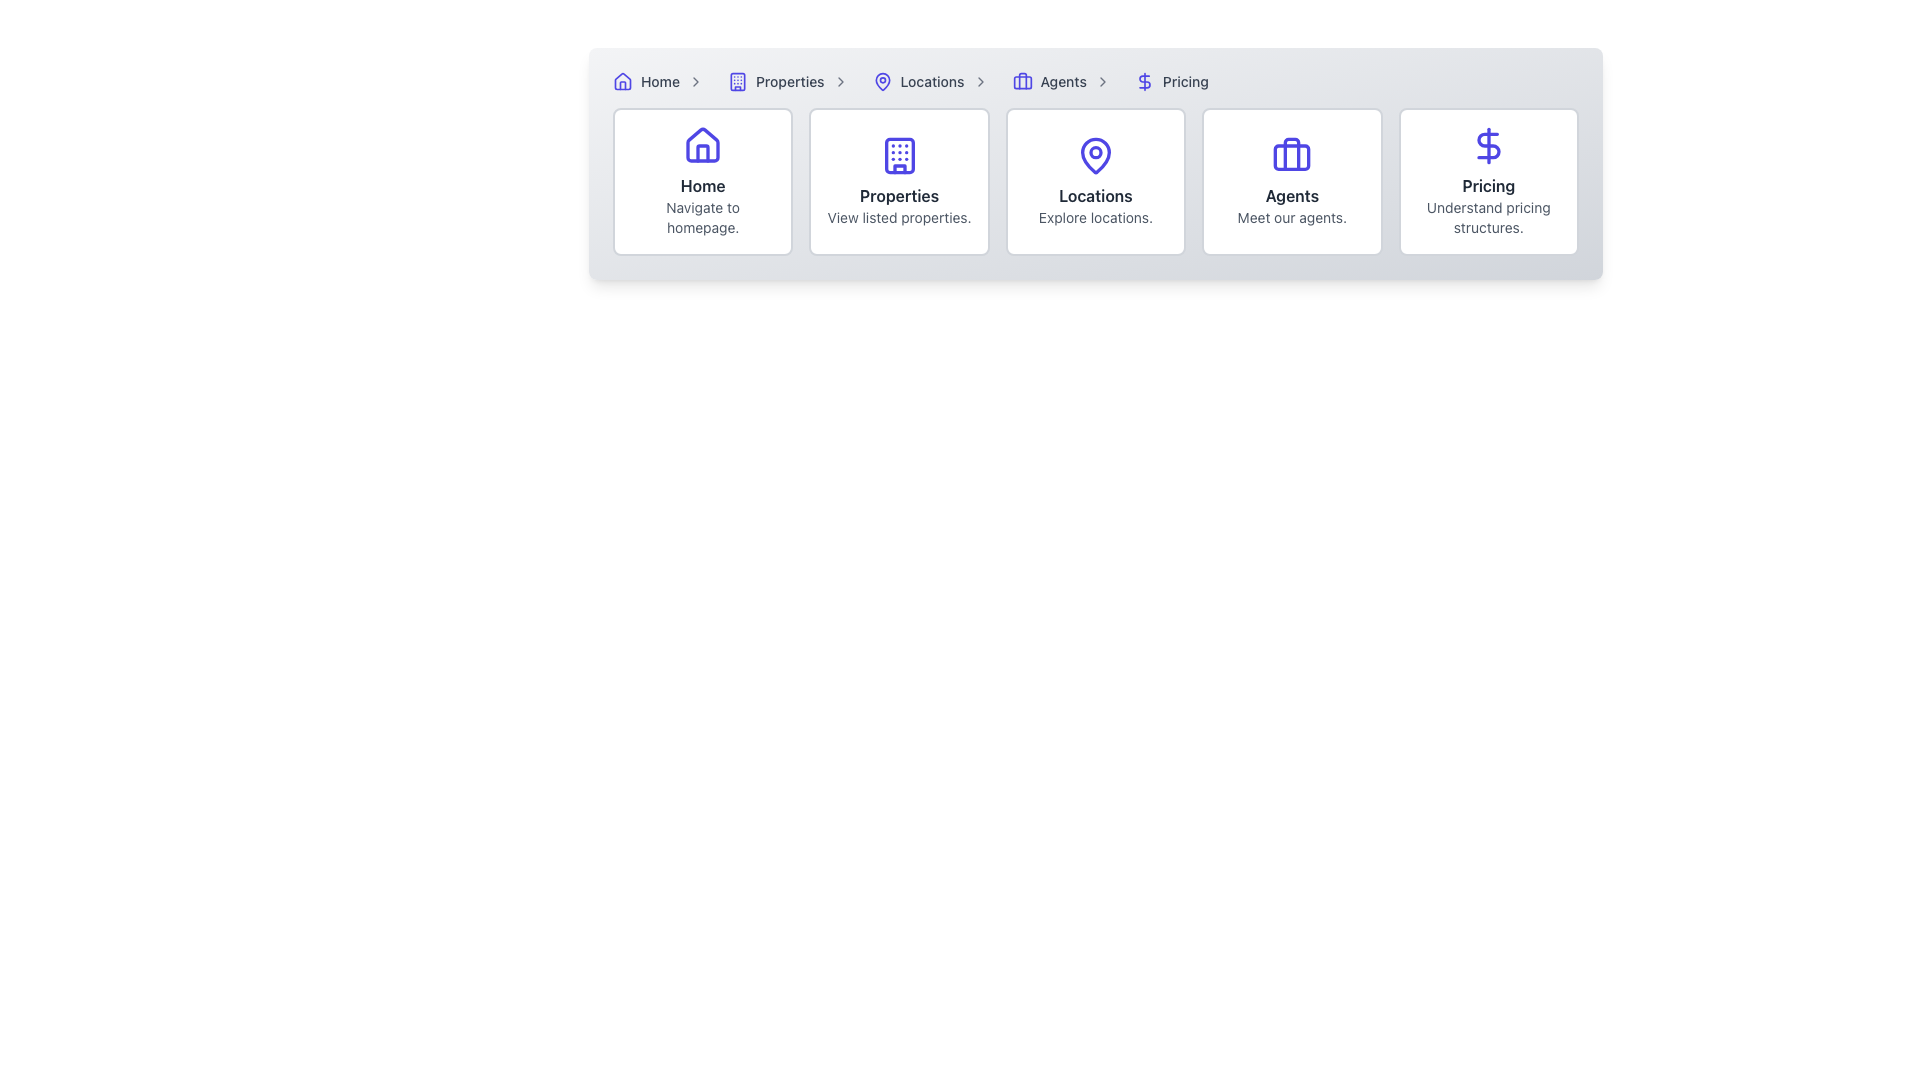 The height and width of the screenshot is (1080, 1920). Describe the element at coordinates (662, 80) in the screenshot. I see `the 'Home' breadcrumb item with an icon` at that location.